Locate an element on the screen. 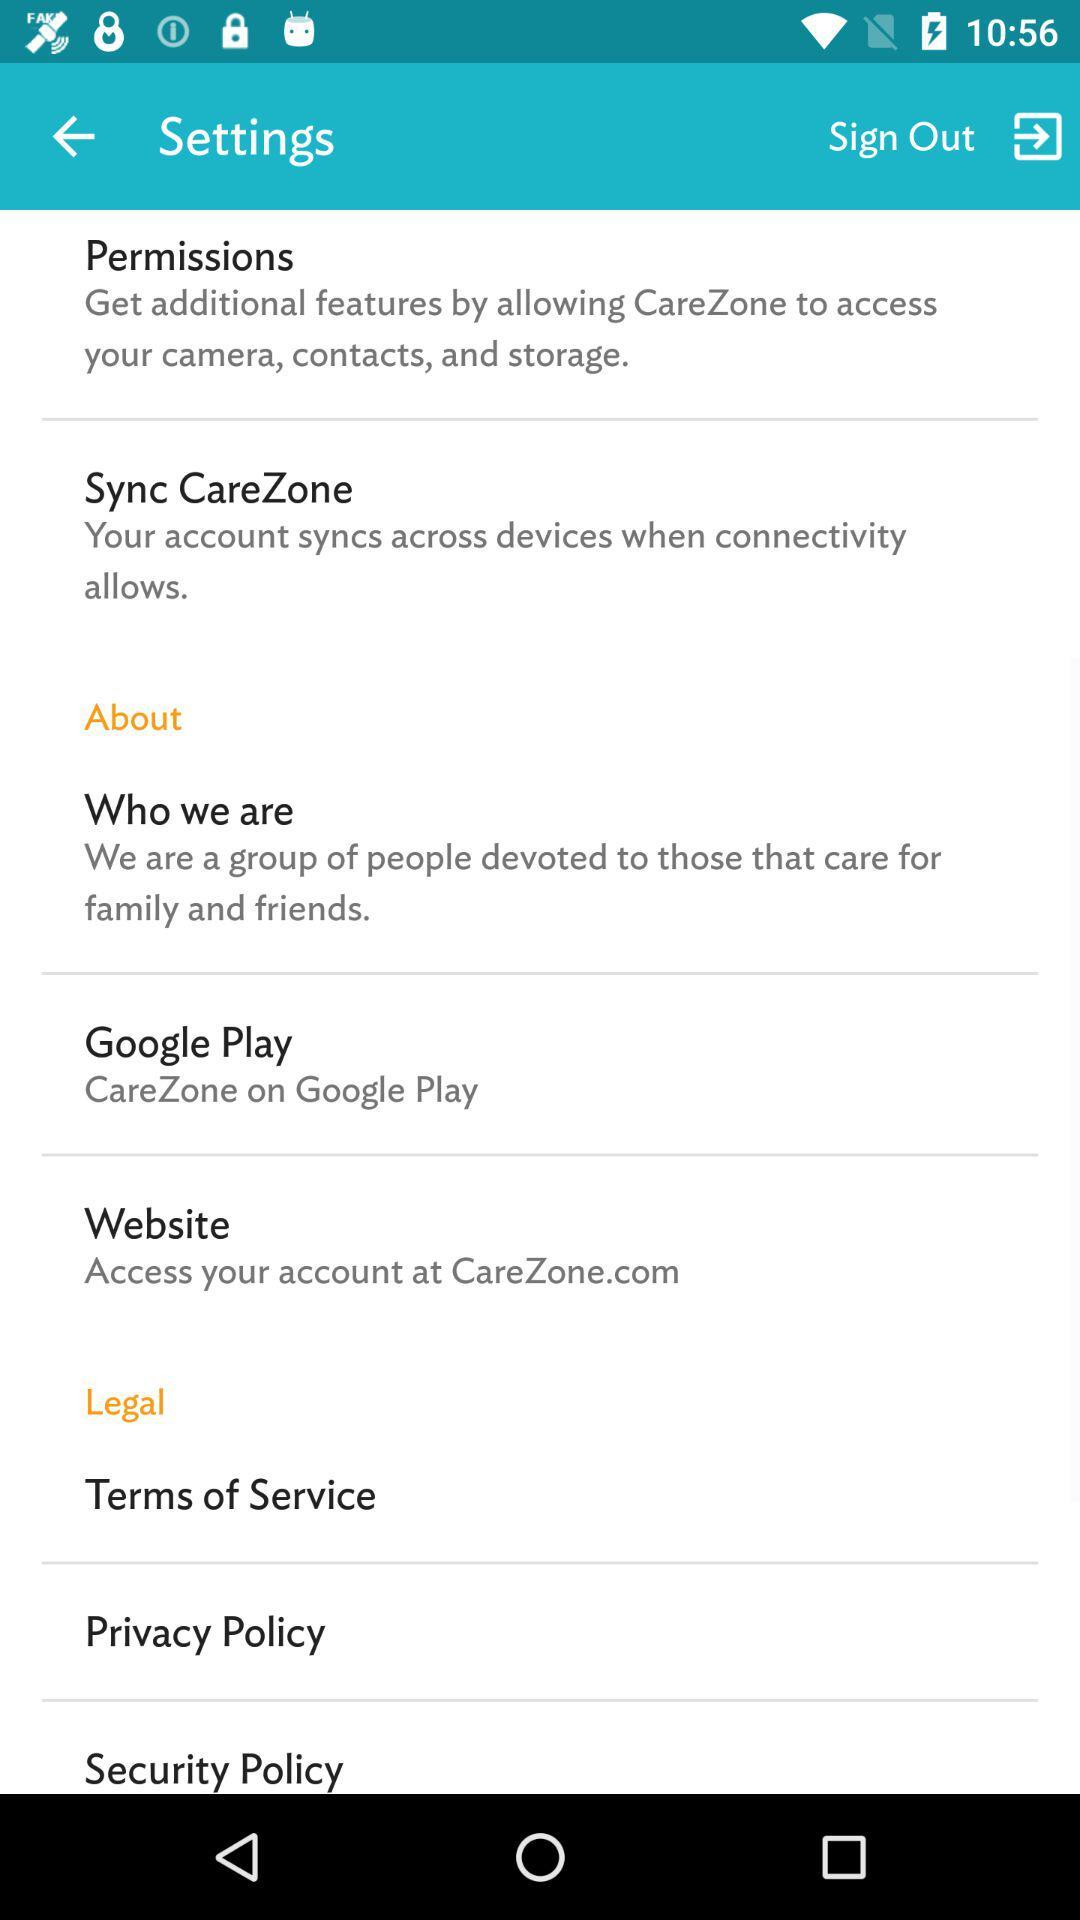 Image resolution: width=1080 pixels, height=1920 pixels. about is located at coordinates (540, 696).